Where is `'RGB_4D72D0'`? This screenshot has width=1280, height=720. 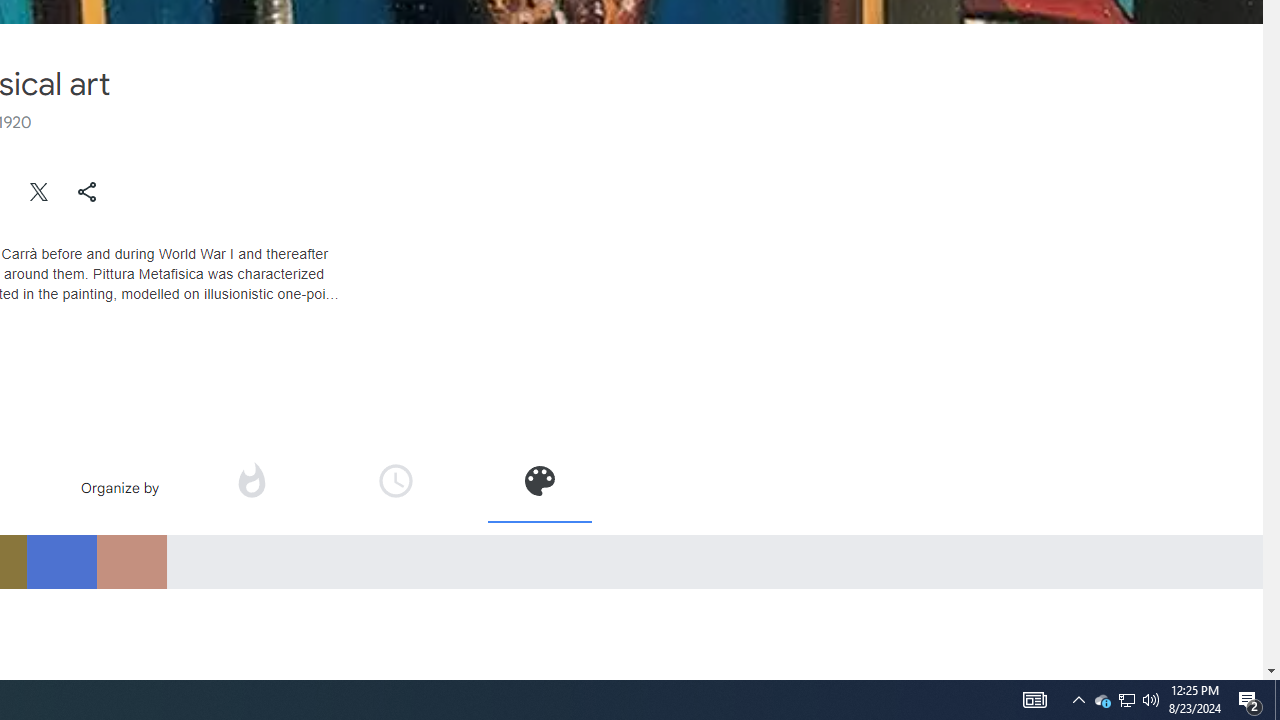 'RGB_4D72D0' is located at coordinates (61, 561).